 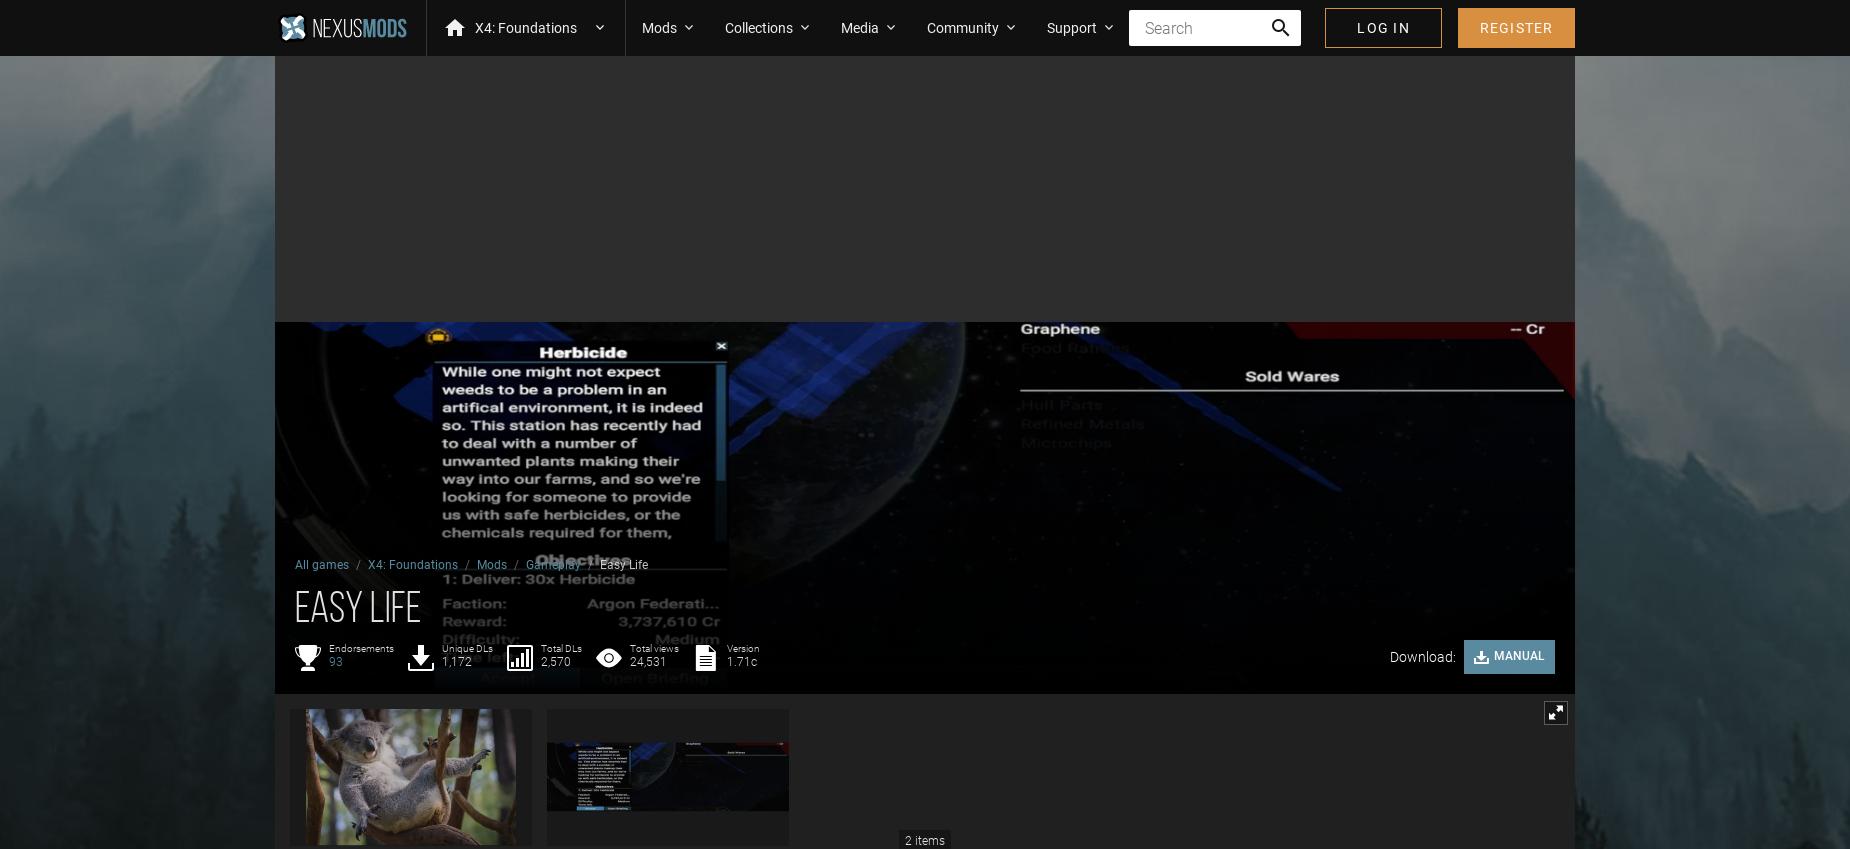 What do you see at coordinates (925, 841) in the screenshot?
I see `'2 items'` at bounding box center [925, 841].